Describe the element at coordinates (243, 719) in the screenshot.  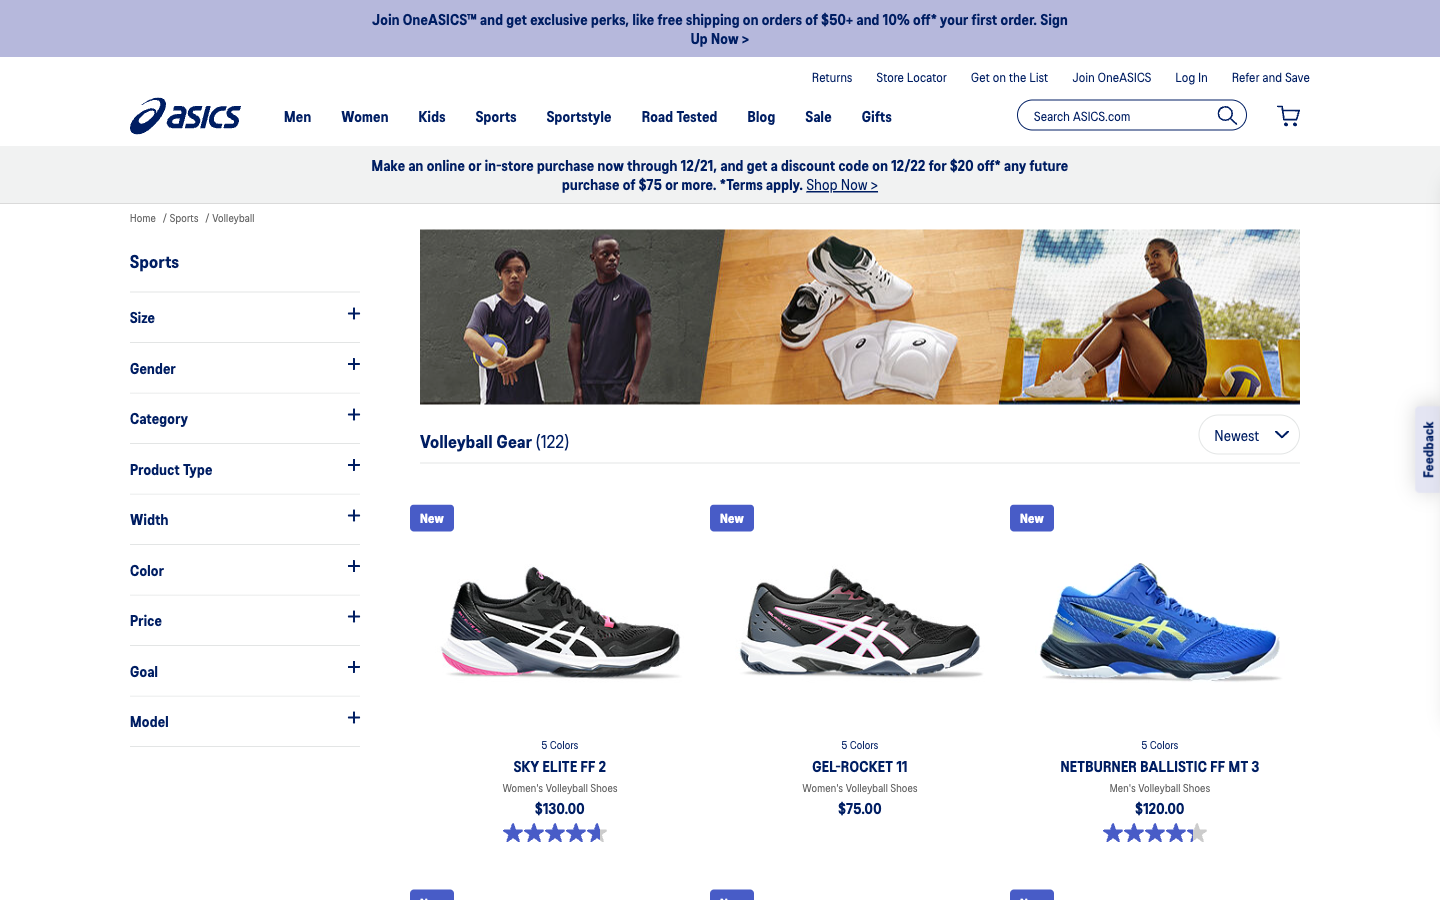
I see `See what models they have in the sports shoes` at that location.